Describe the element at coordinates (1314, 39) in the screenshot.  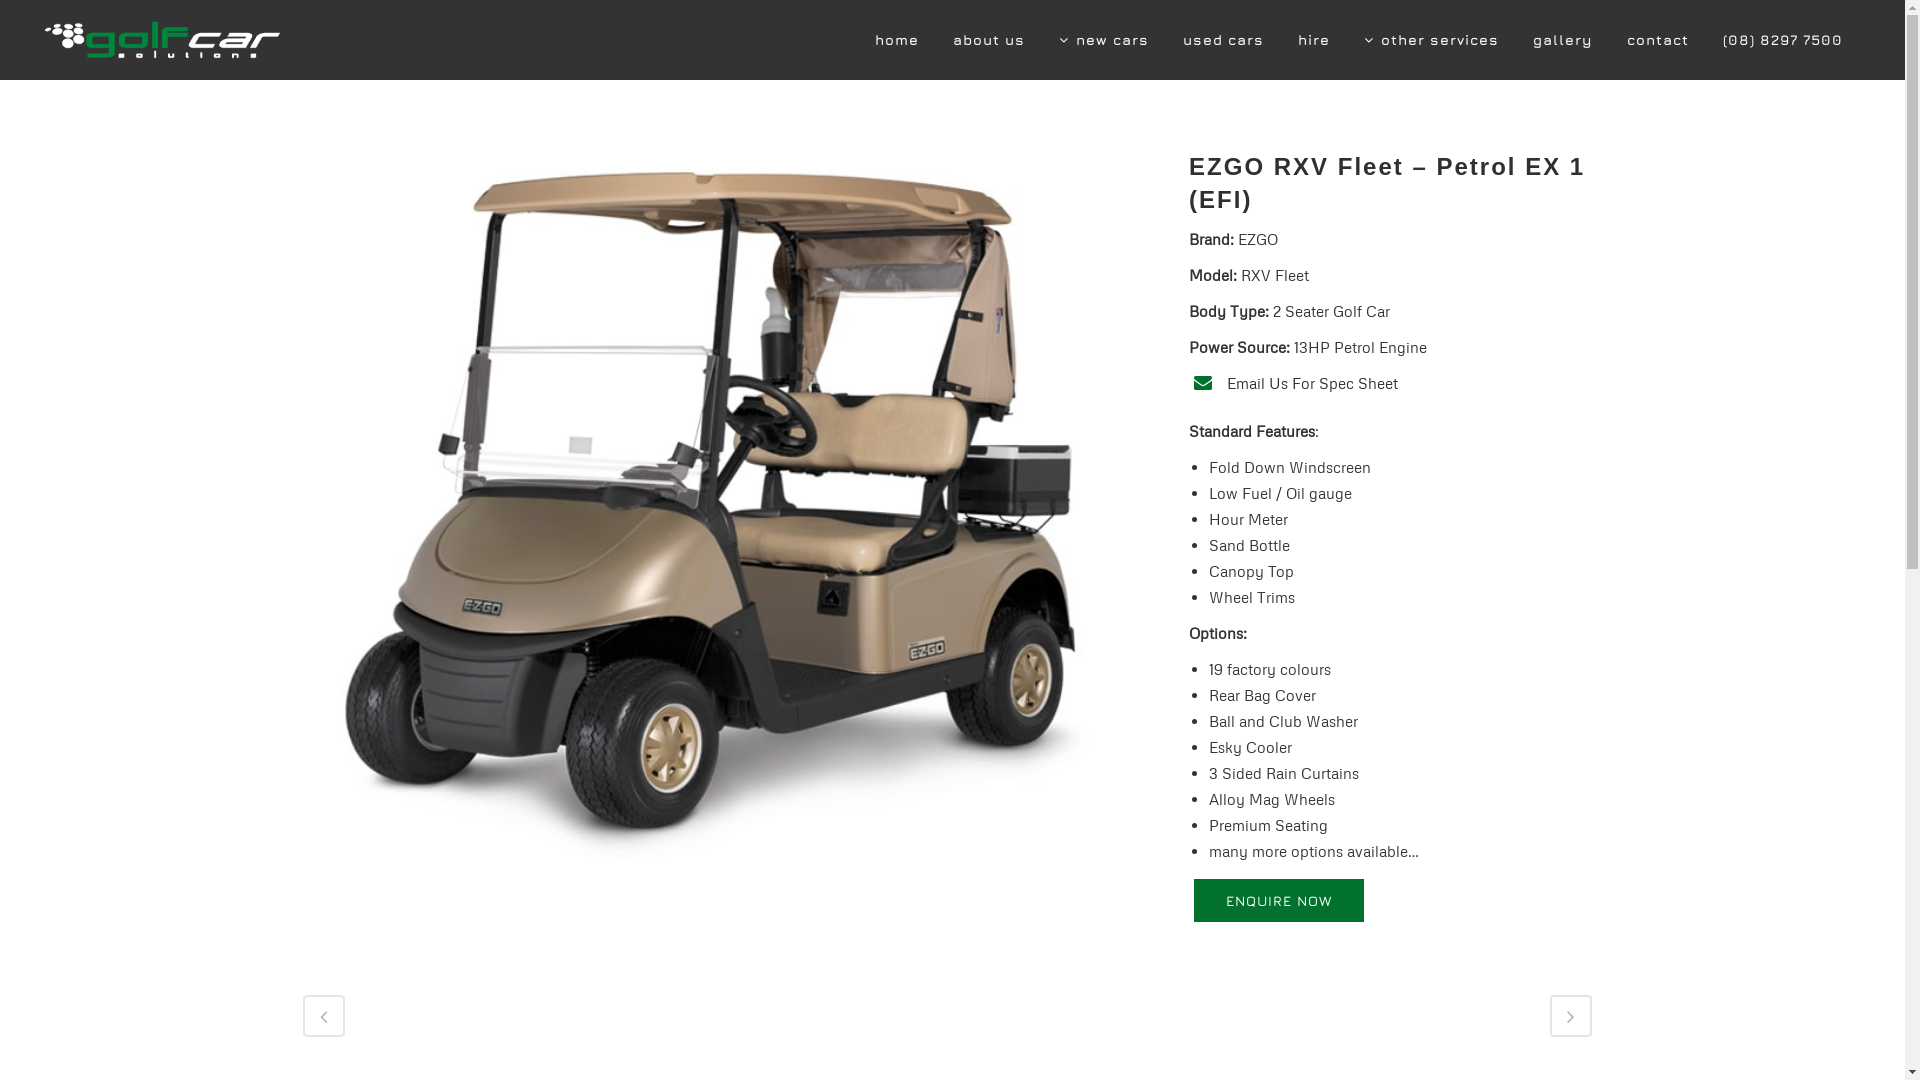
I see `'hire'` at that location.